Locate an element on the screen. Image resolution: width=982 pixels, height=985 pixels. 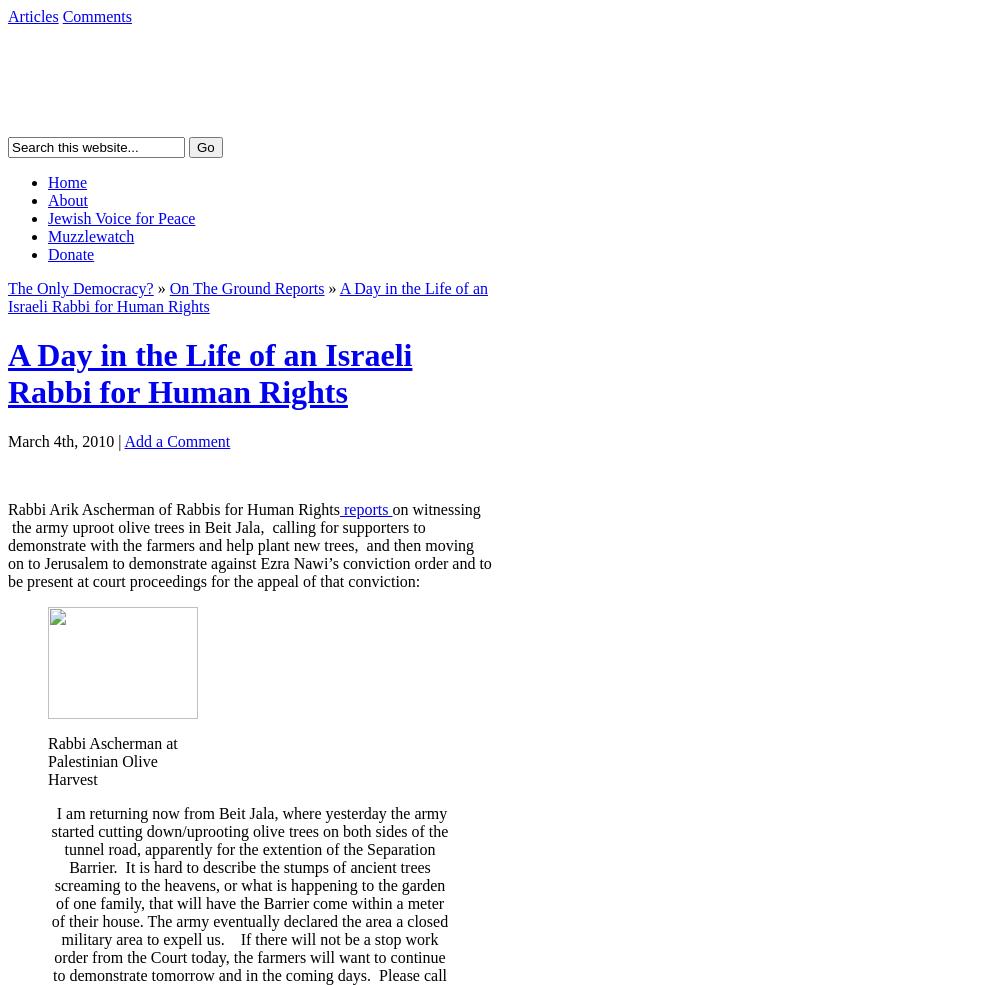
'reports' is located at coordinates (365, 508).